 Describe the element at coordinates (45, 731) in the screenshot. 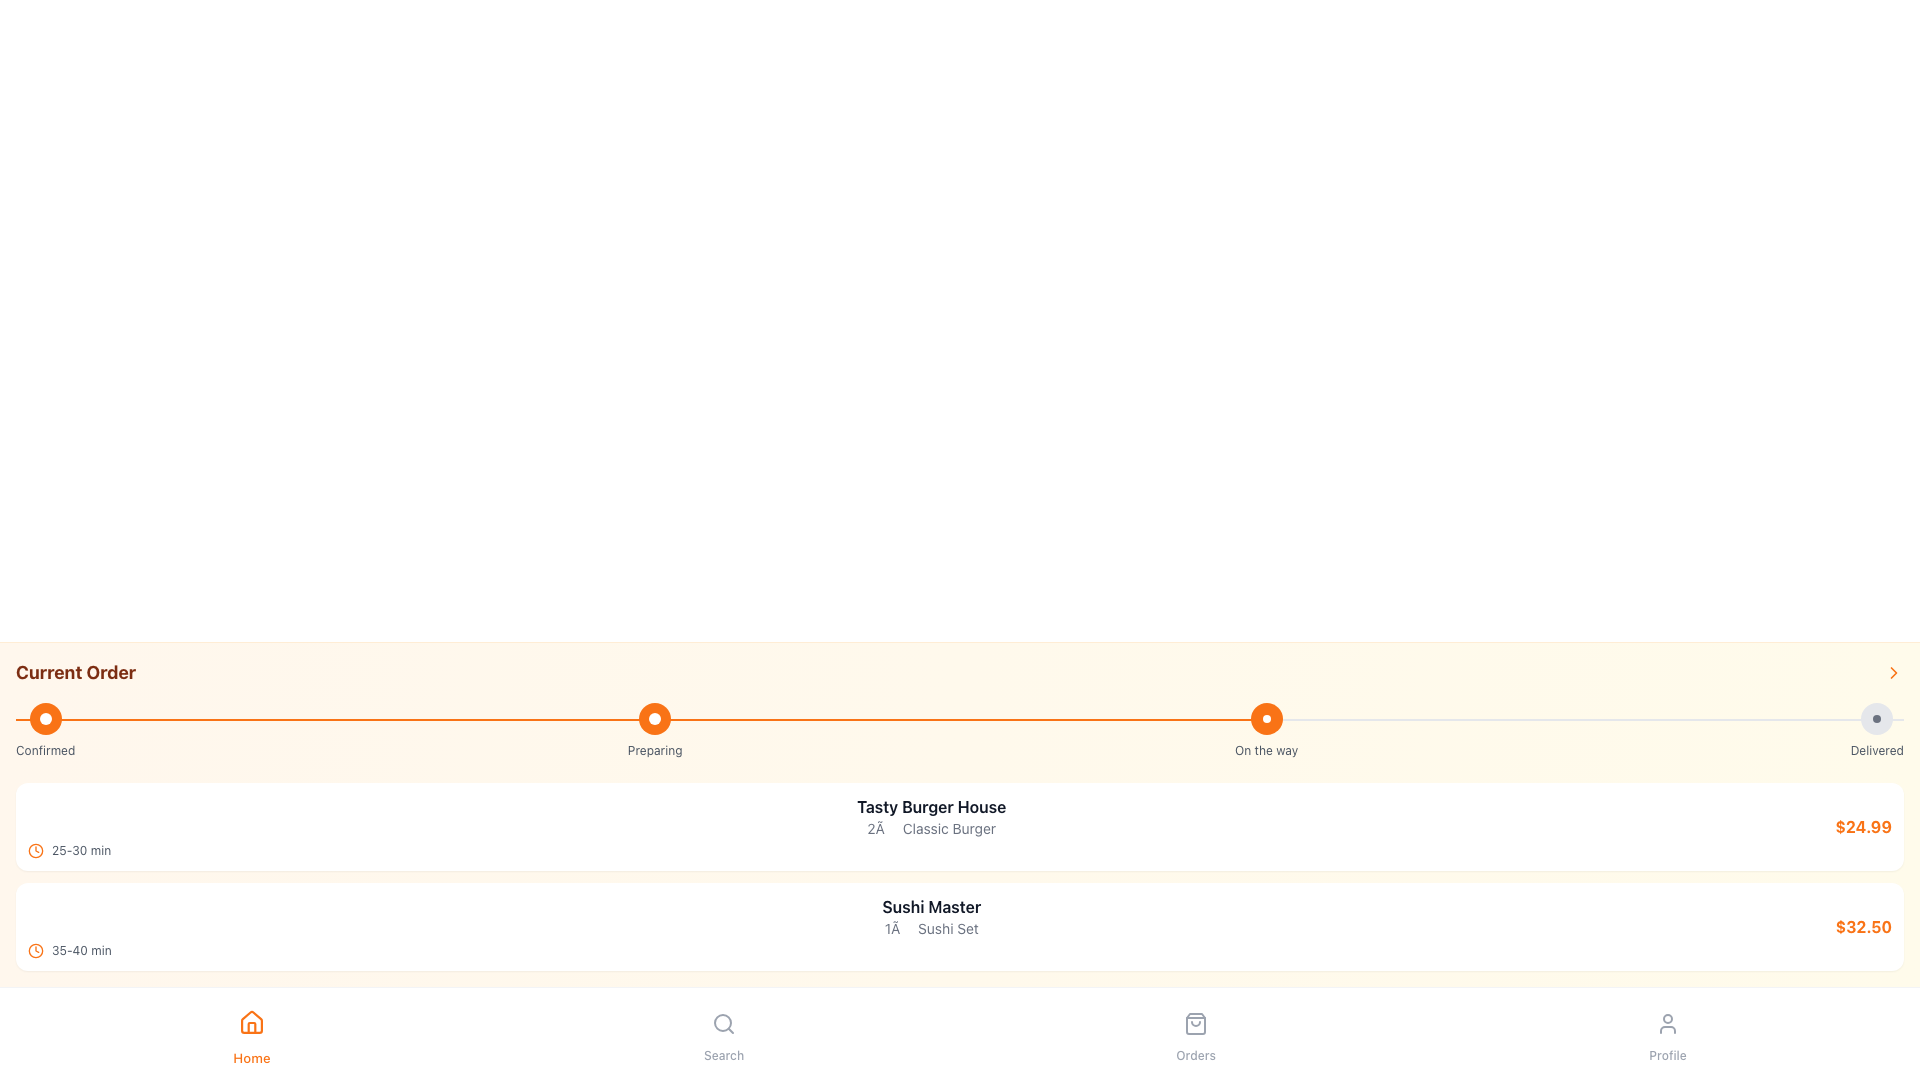

I see `the Circular progress indicator that is filled with solid orange color and has a text label 'Confirmed' below it, indicating a step in a process tracker` at that location.